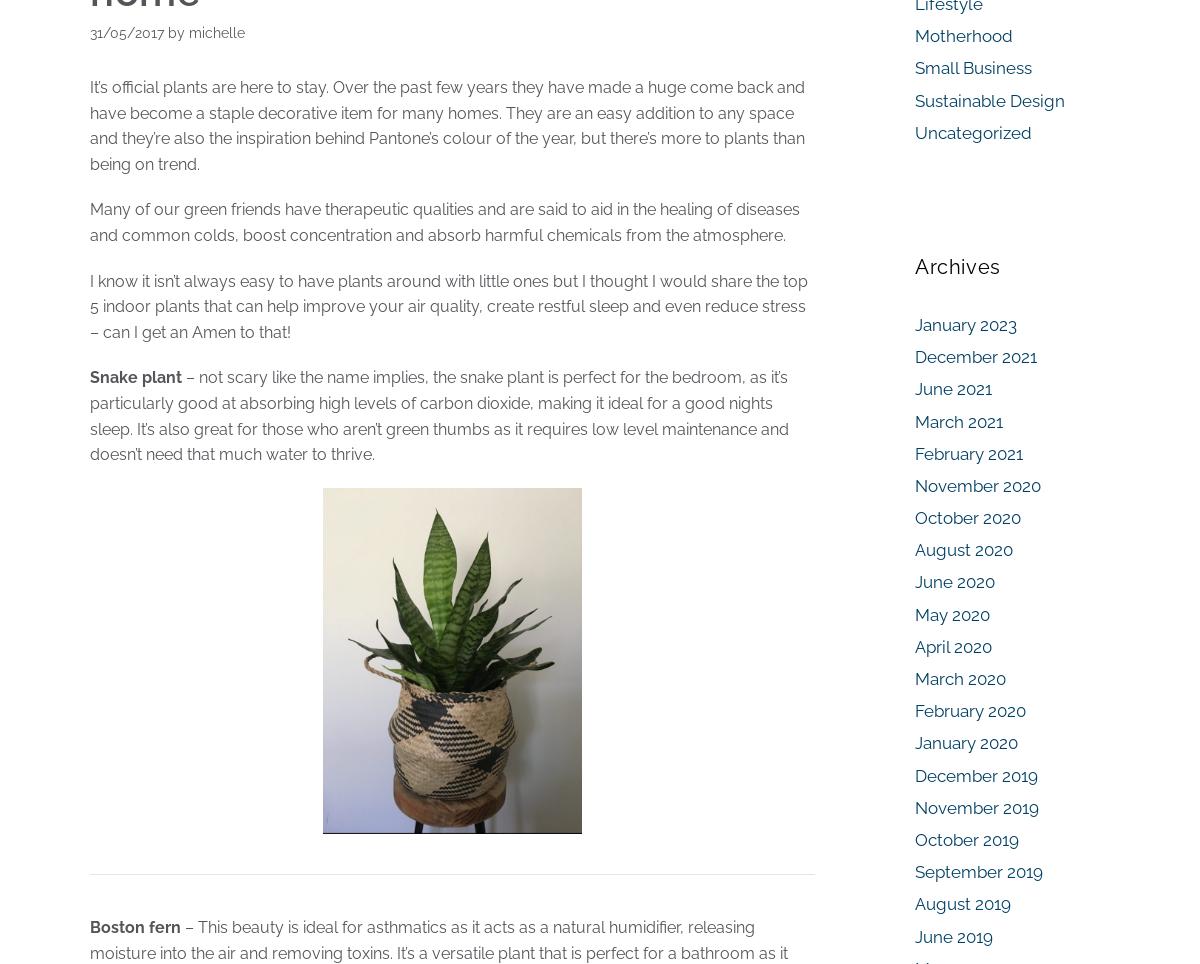 This screenshot has width=1200, height=964. What do you see at coordinates (915, 67) in the screenshot?
I see `'Small Business'` at bounding box center [915, 67].